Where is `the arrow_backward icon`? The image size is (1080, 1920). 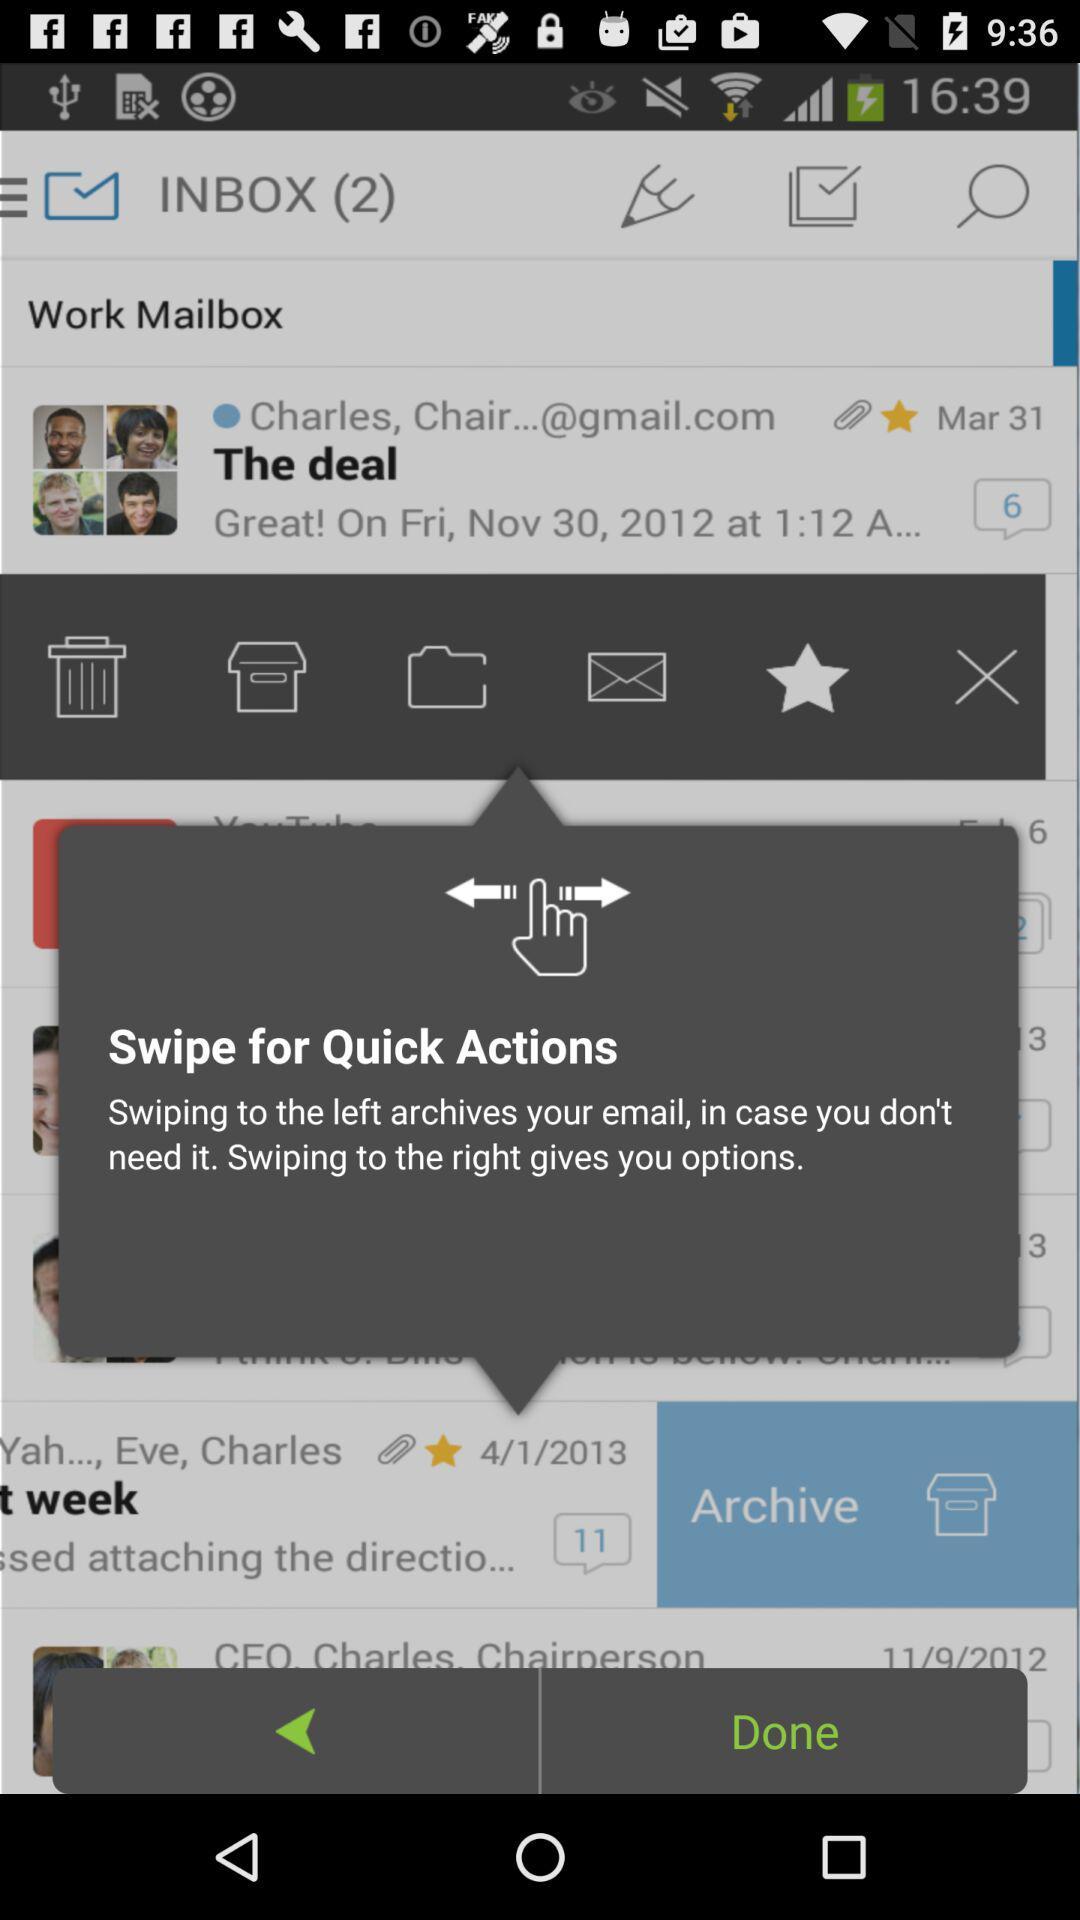
the arrow_backward icon is located at coordinates (295, 1851).